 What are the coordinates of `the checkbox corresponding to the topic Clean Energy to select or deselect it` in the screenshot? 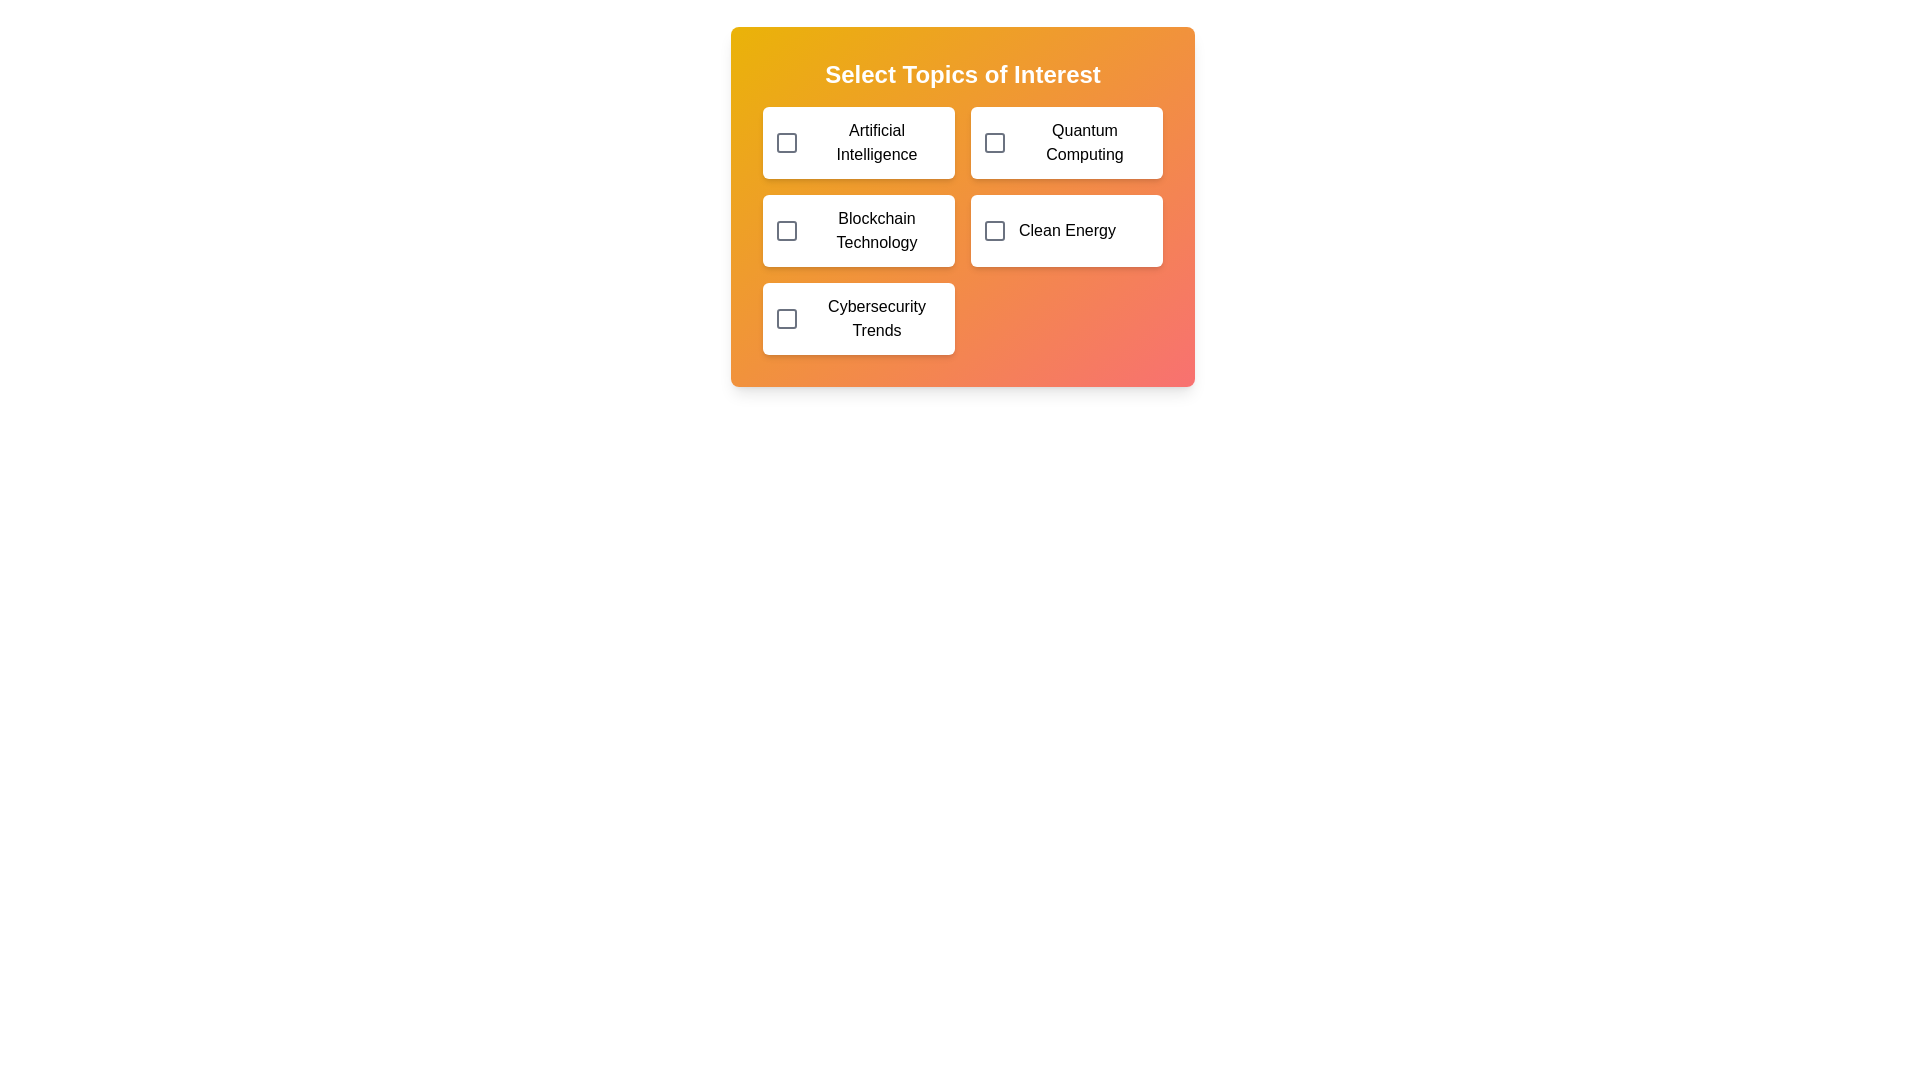 It's located at (994, 230).